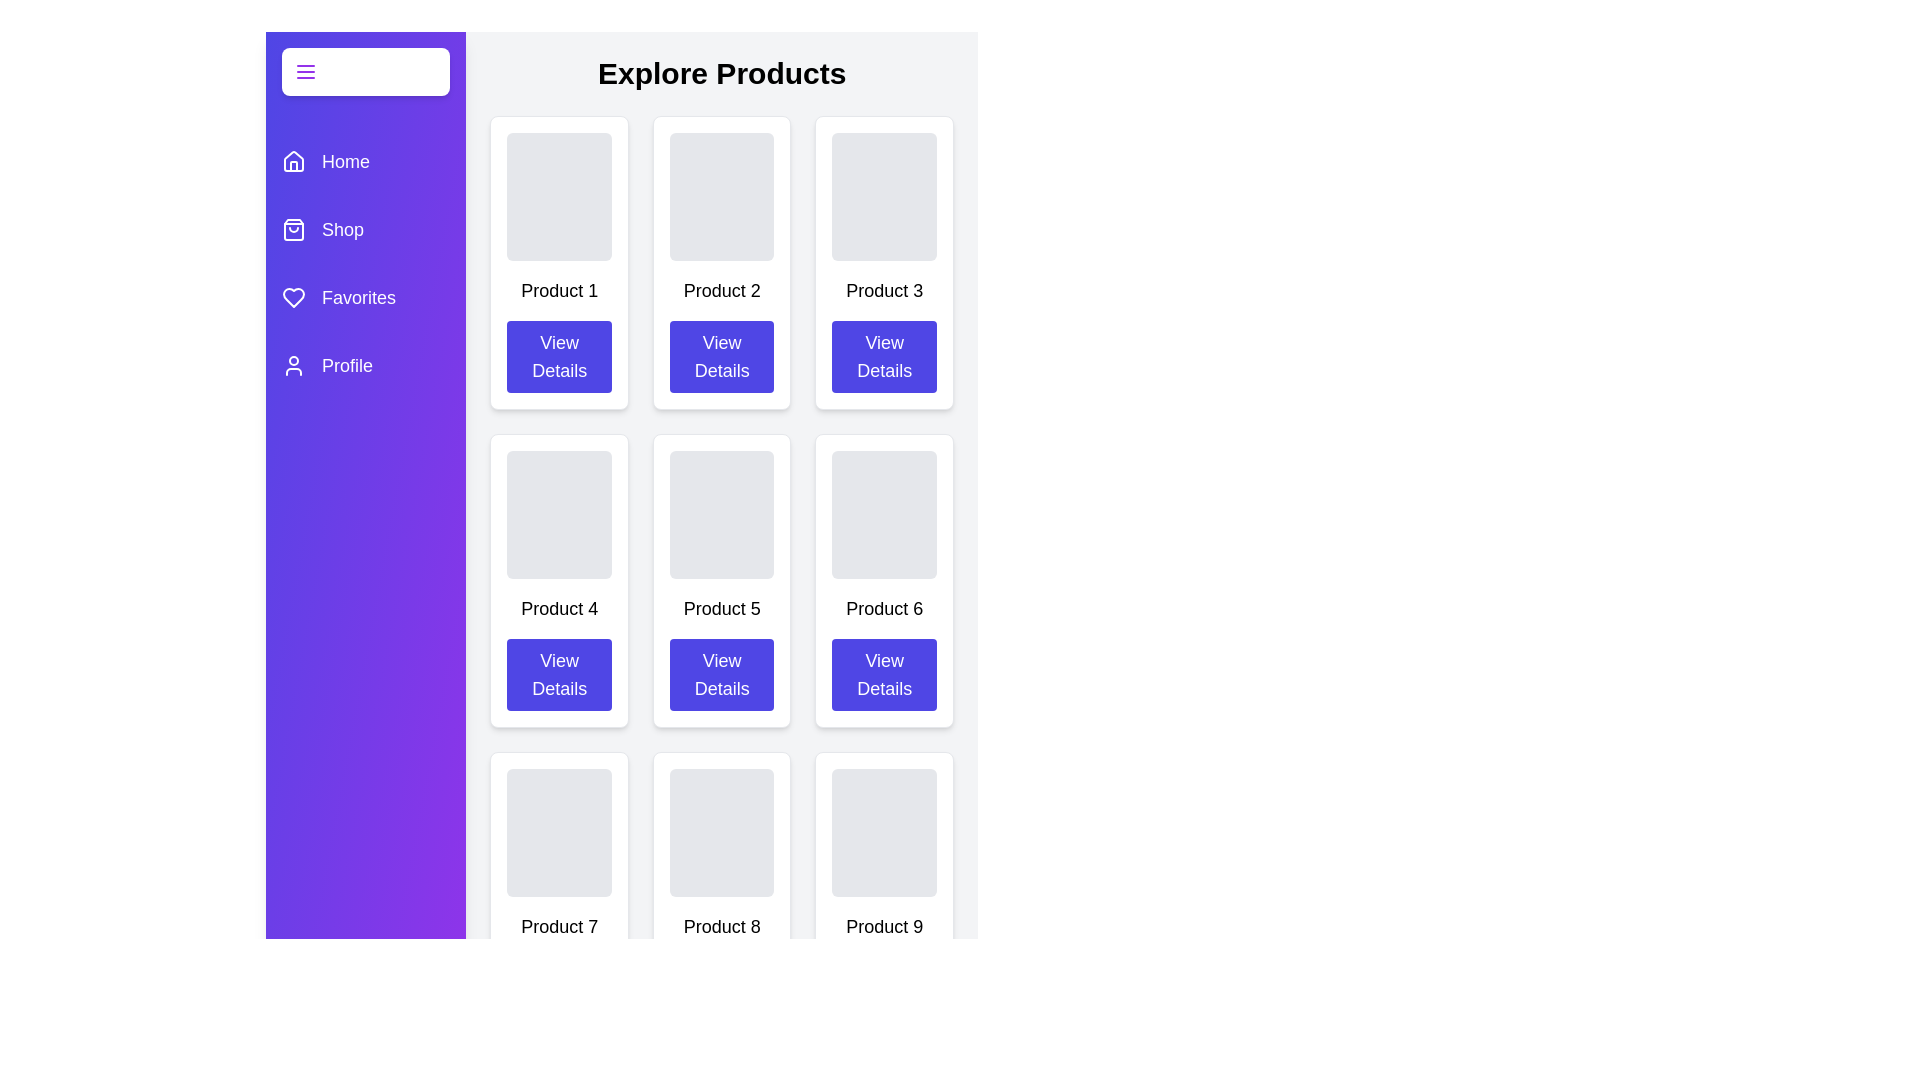  I want to click on the menu button to toggle the drawer, so click(365, 71).